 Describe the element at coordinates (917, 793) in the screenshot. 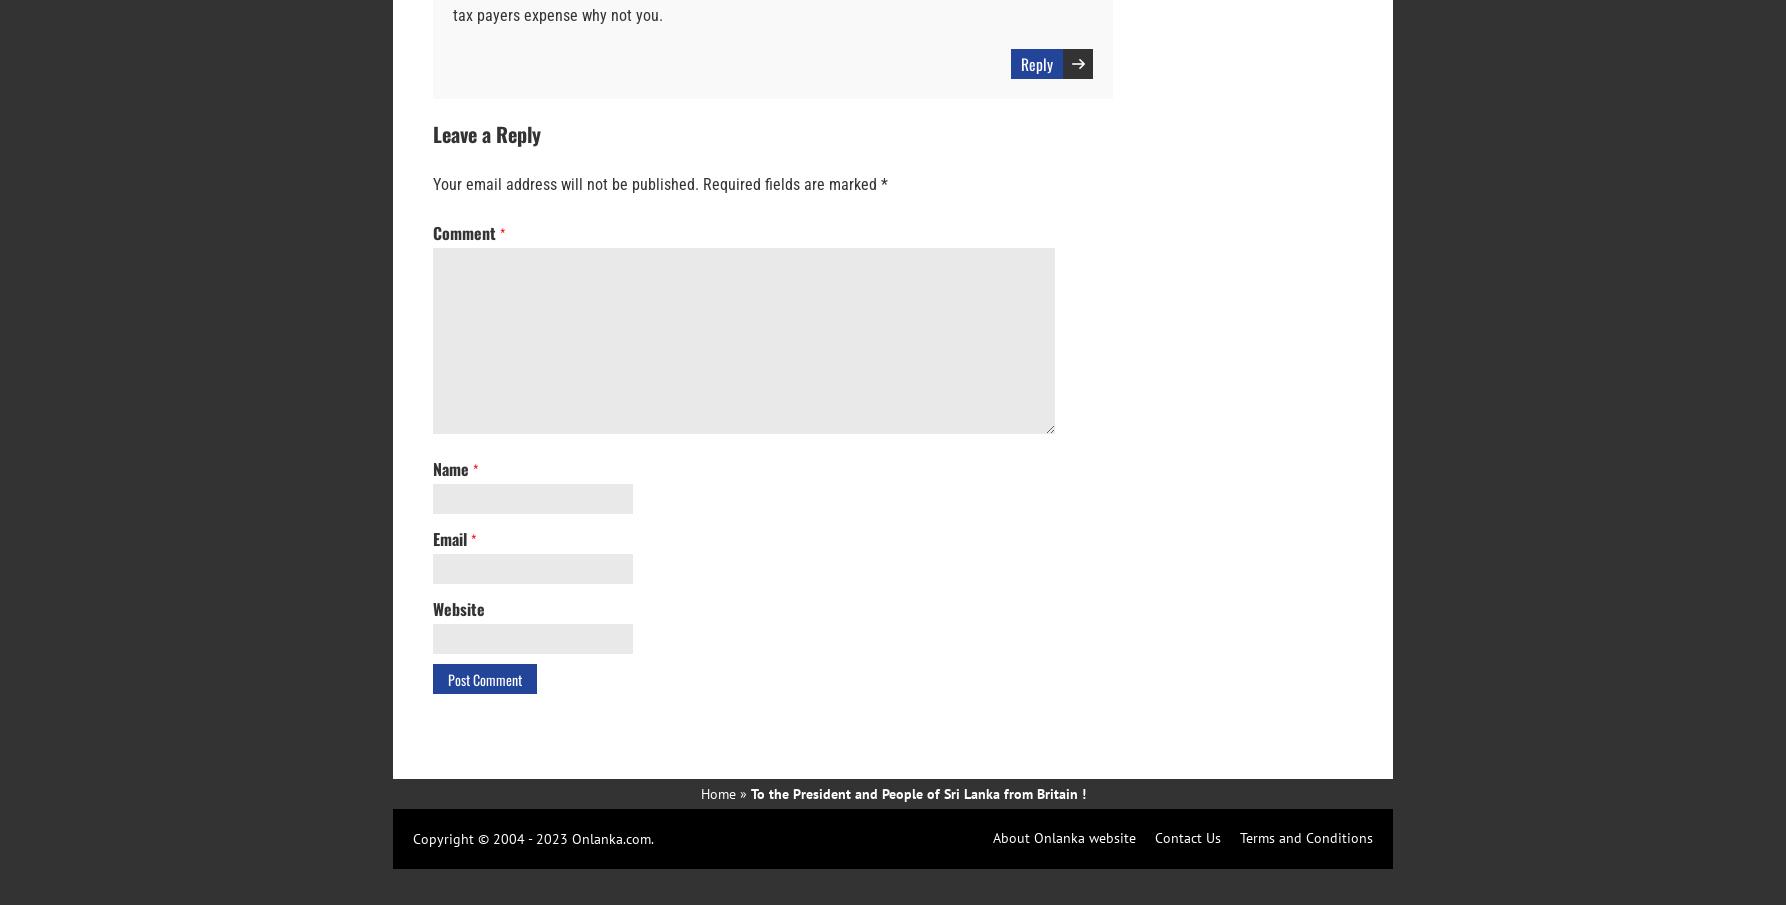

I see `'To the President and People of Sri Lanka from Britain !'` at that location.